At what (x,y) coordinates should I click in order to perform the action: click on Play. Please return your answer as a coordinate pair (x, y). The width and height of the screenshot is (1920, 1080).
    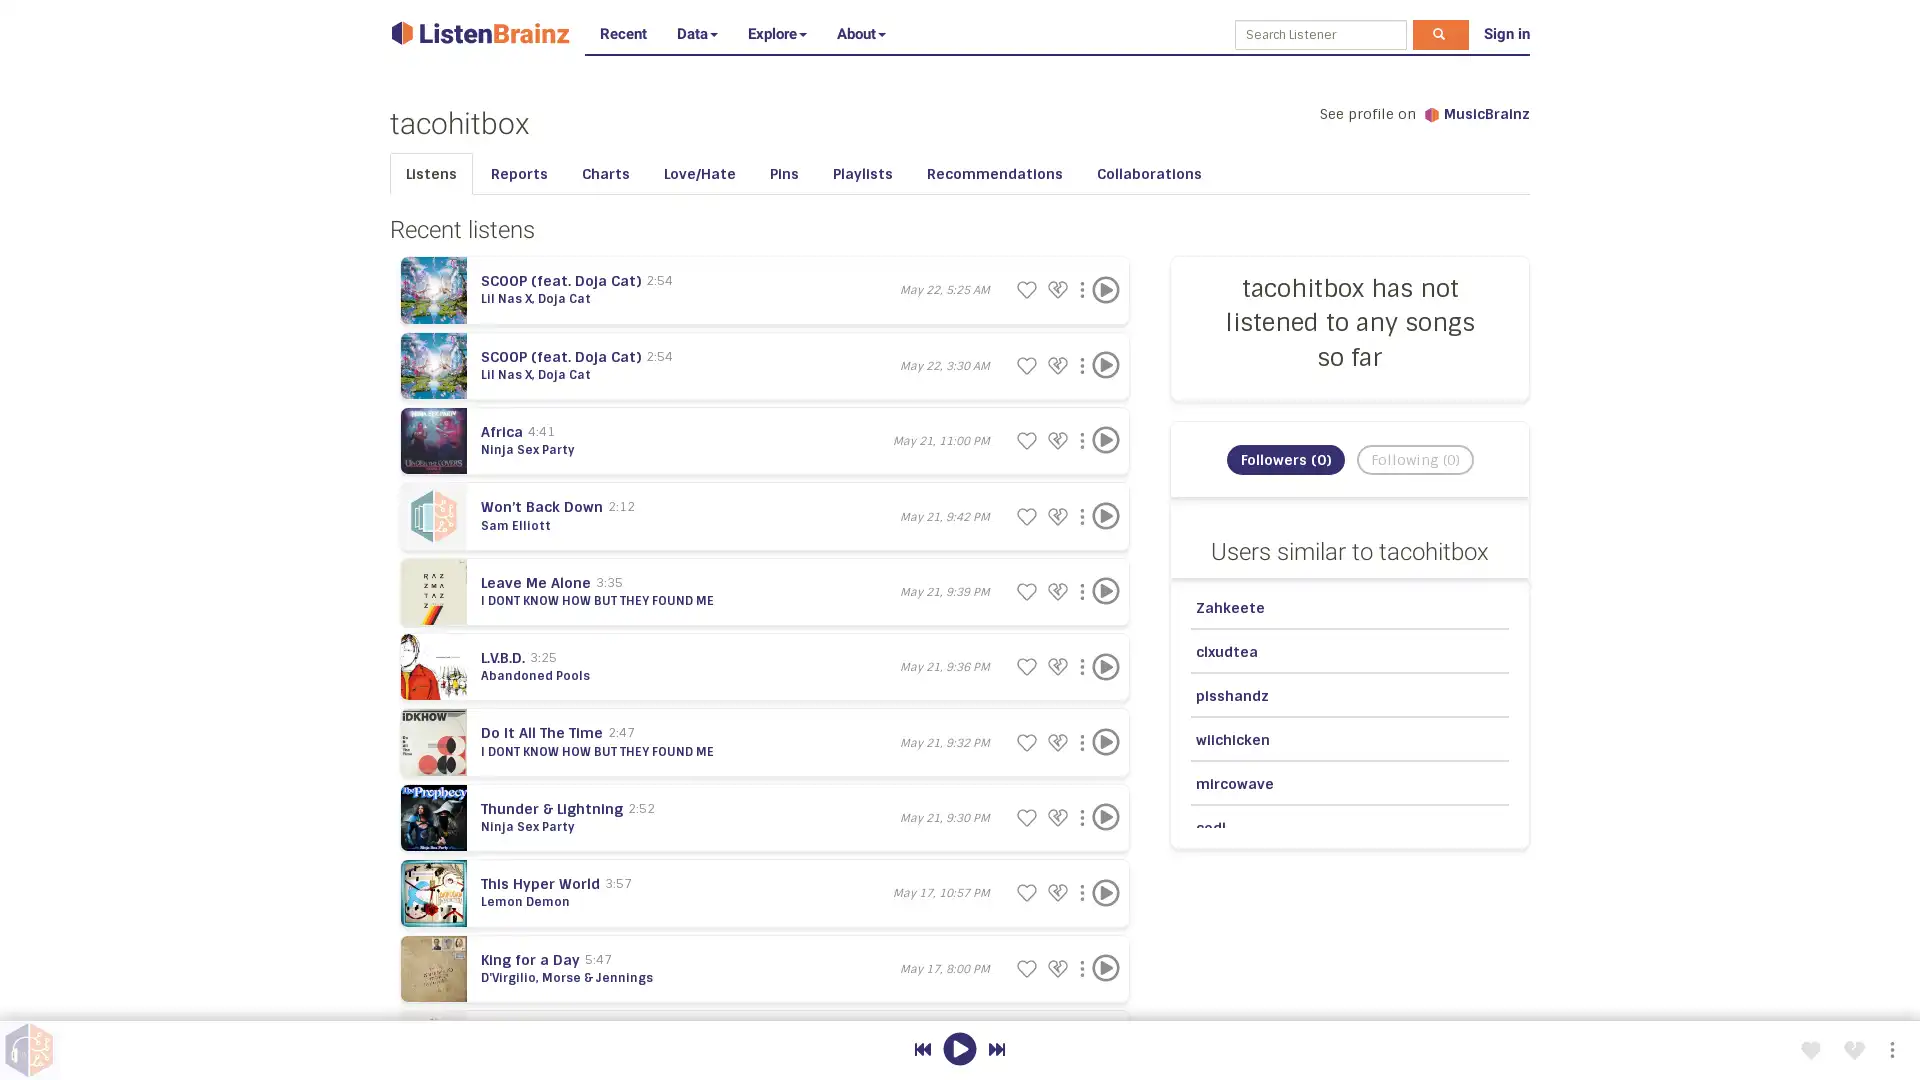
    Looking at the image, I should click on (1104, 515).